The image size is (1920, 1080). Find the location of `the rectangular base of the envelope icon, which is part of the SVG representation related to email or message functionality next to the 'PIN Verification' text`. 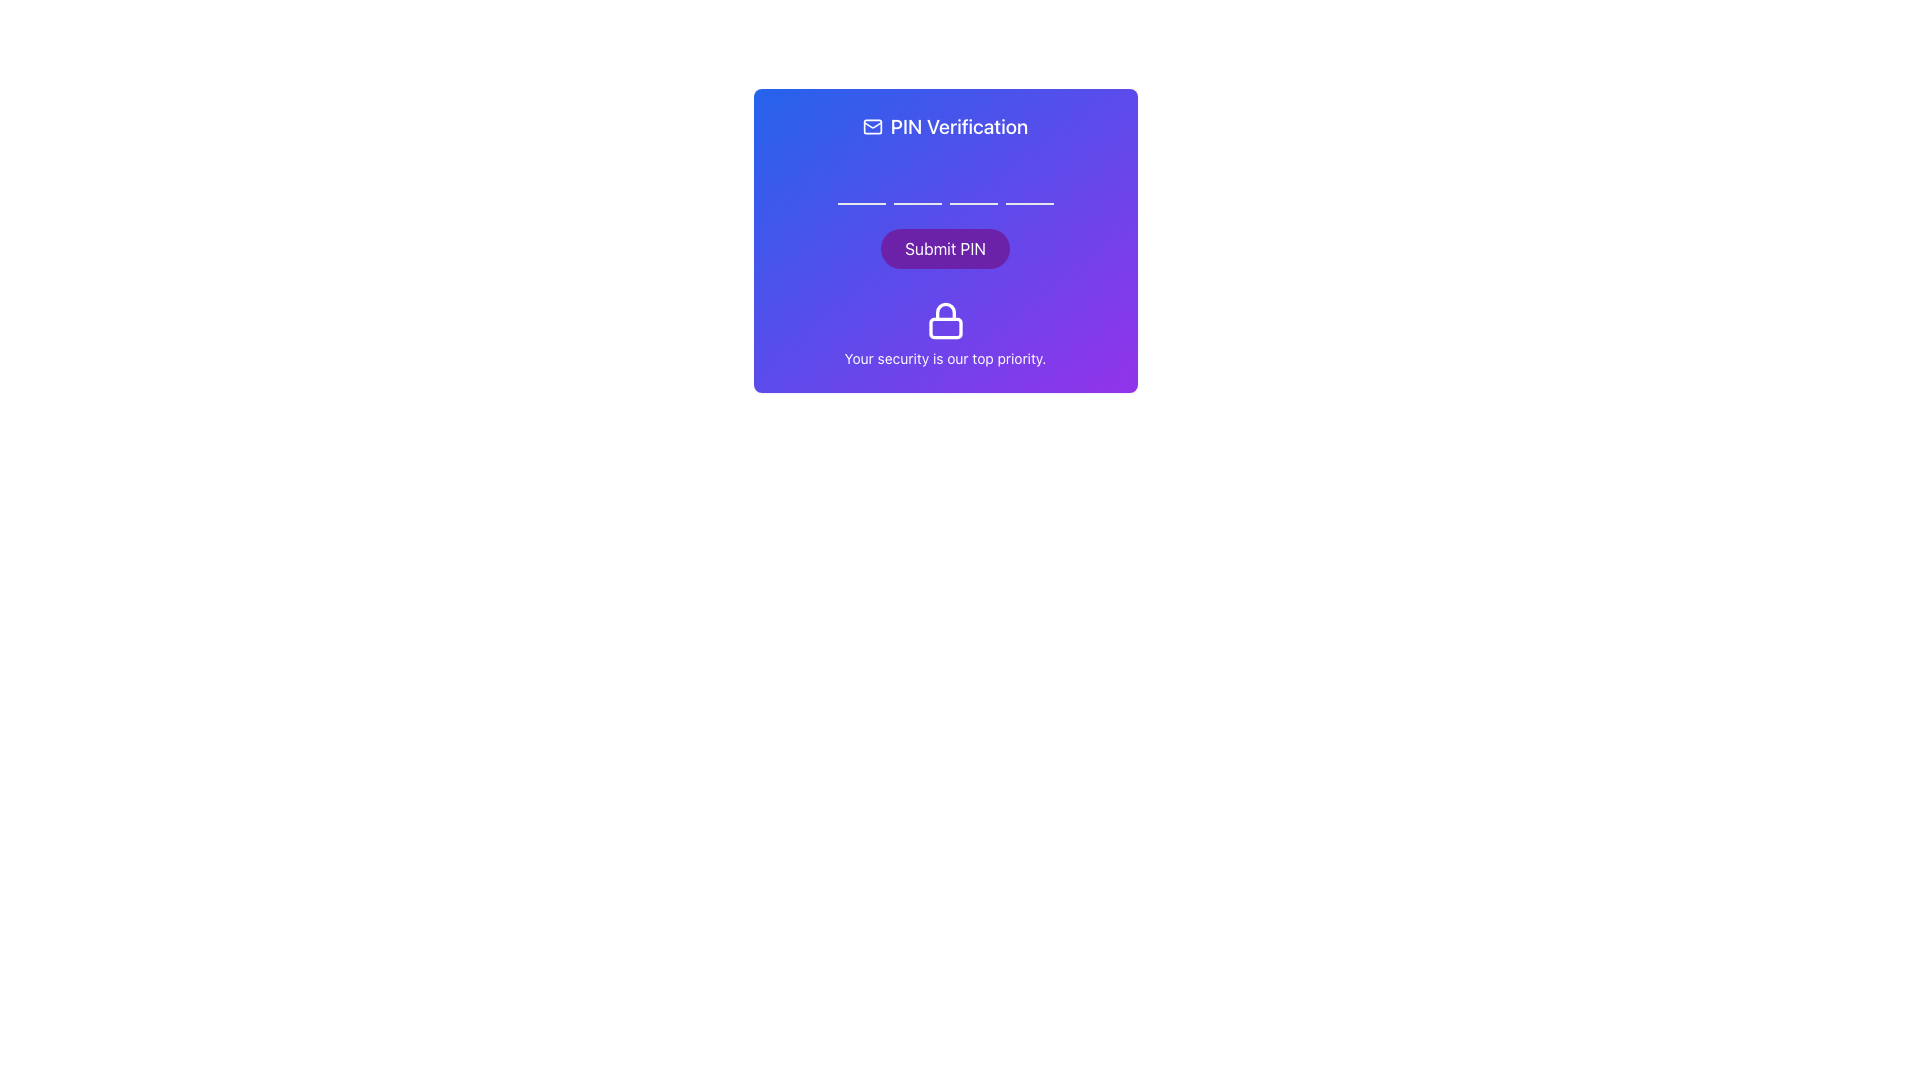

the rectangular base of the envelope icon, which is part of the SVG representation related to email or message functionality next to the 'PIN Verification' text is located at coordinates (872, 127).